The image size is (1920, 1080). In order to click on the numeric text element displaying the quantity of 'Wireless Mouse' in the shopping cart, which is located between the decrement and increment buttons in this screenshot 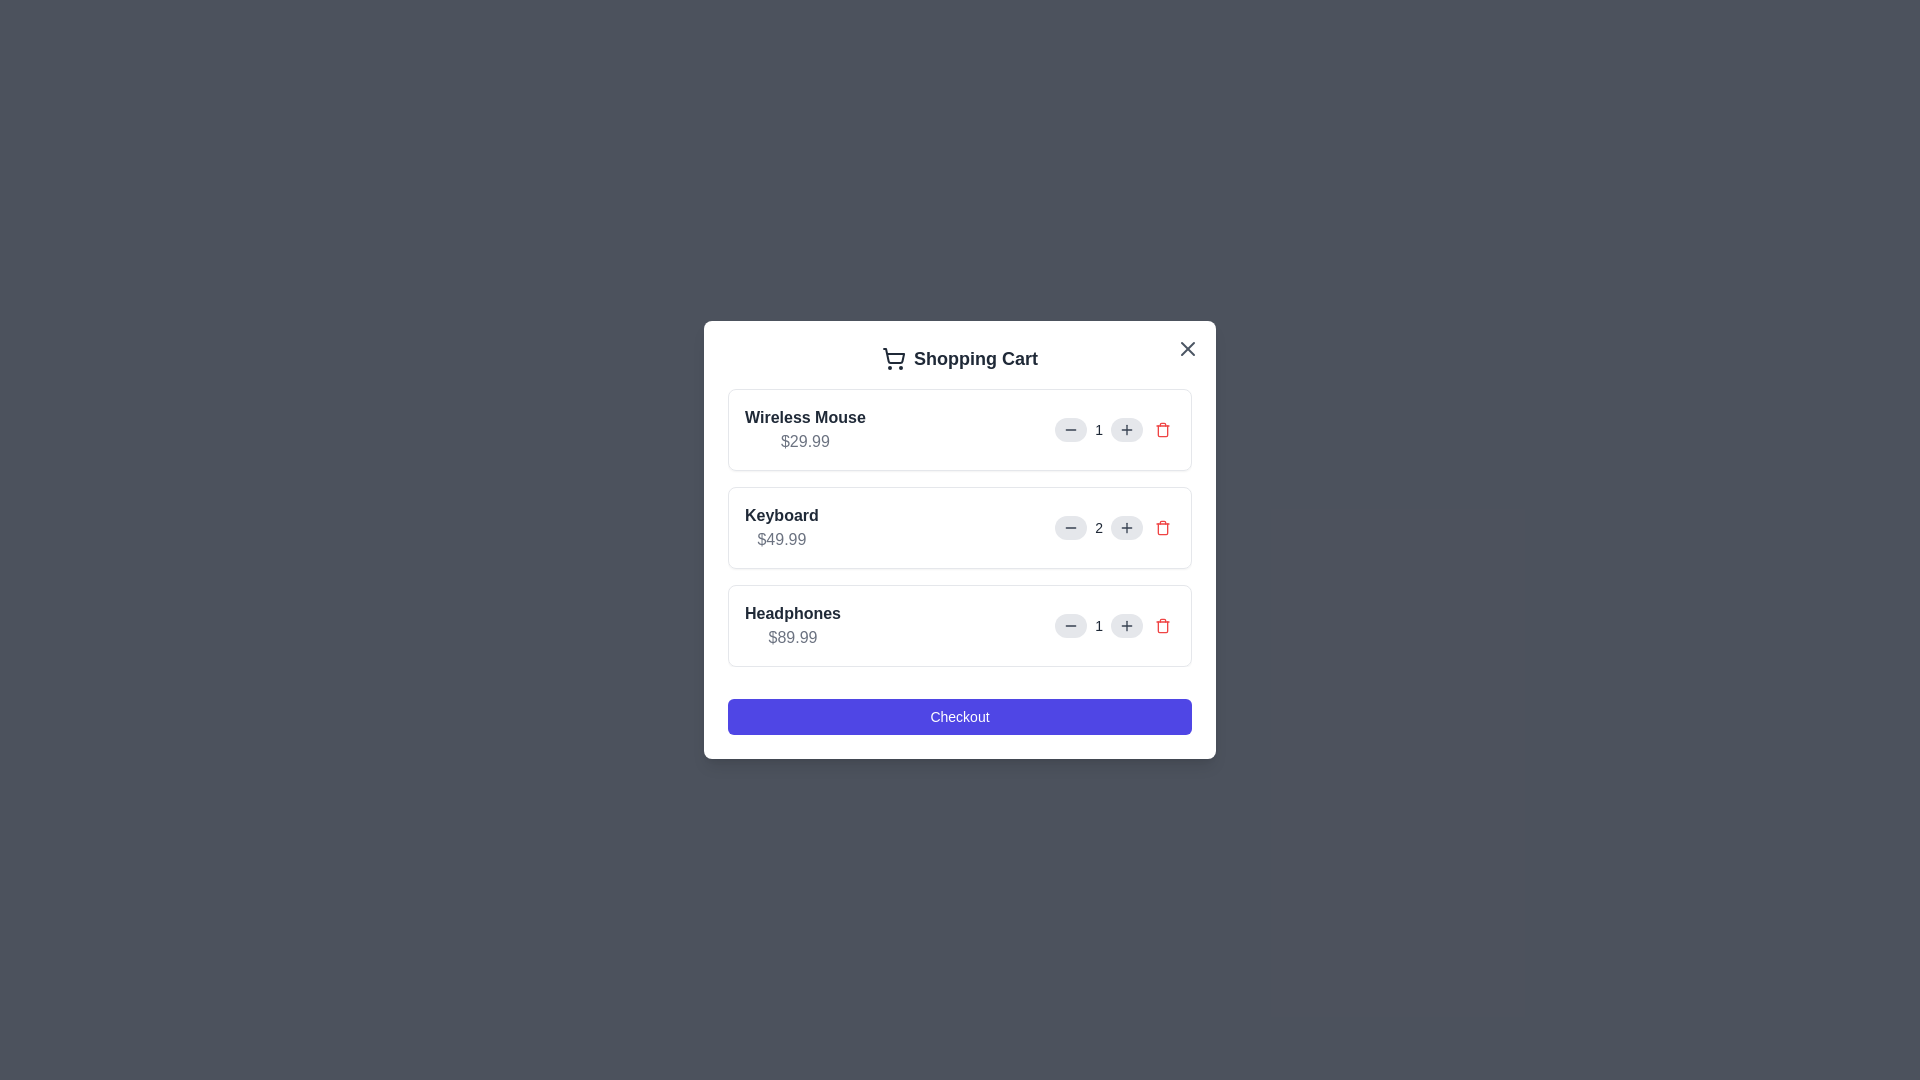, I will do `click(1098, 428)`.